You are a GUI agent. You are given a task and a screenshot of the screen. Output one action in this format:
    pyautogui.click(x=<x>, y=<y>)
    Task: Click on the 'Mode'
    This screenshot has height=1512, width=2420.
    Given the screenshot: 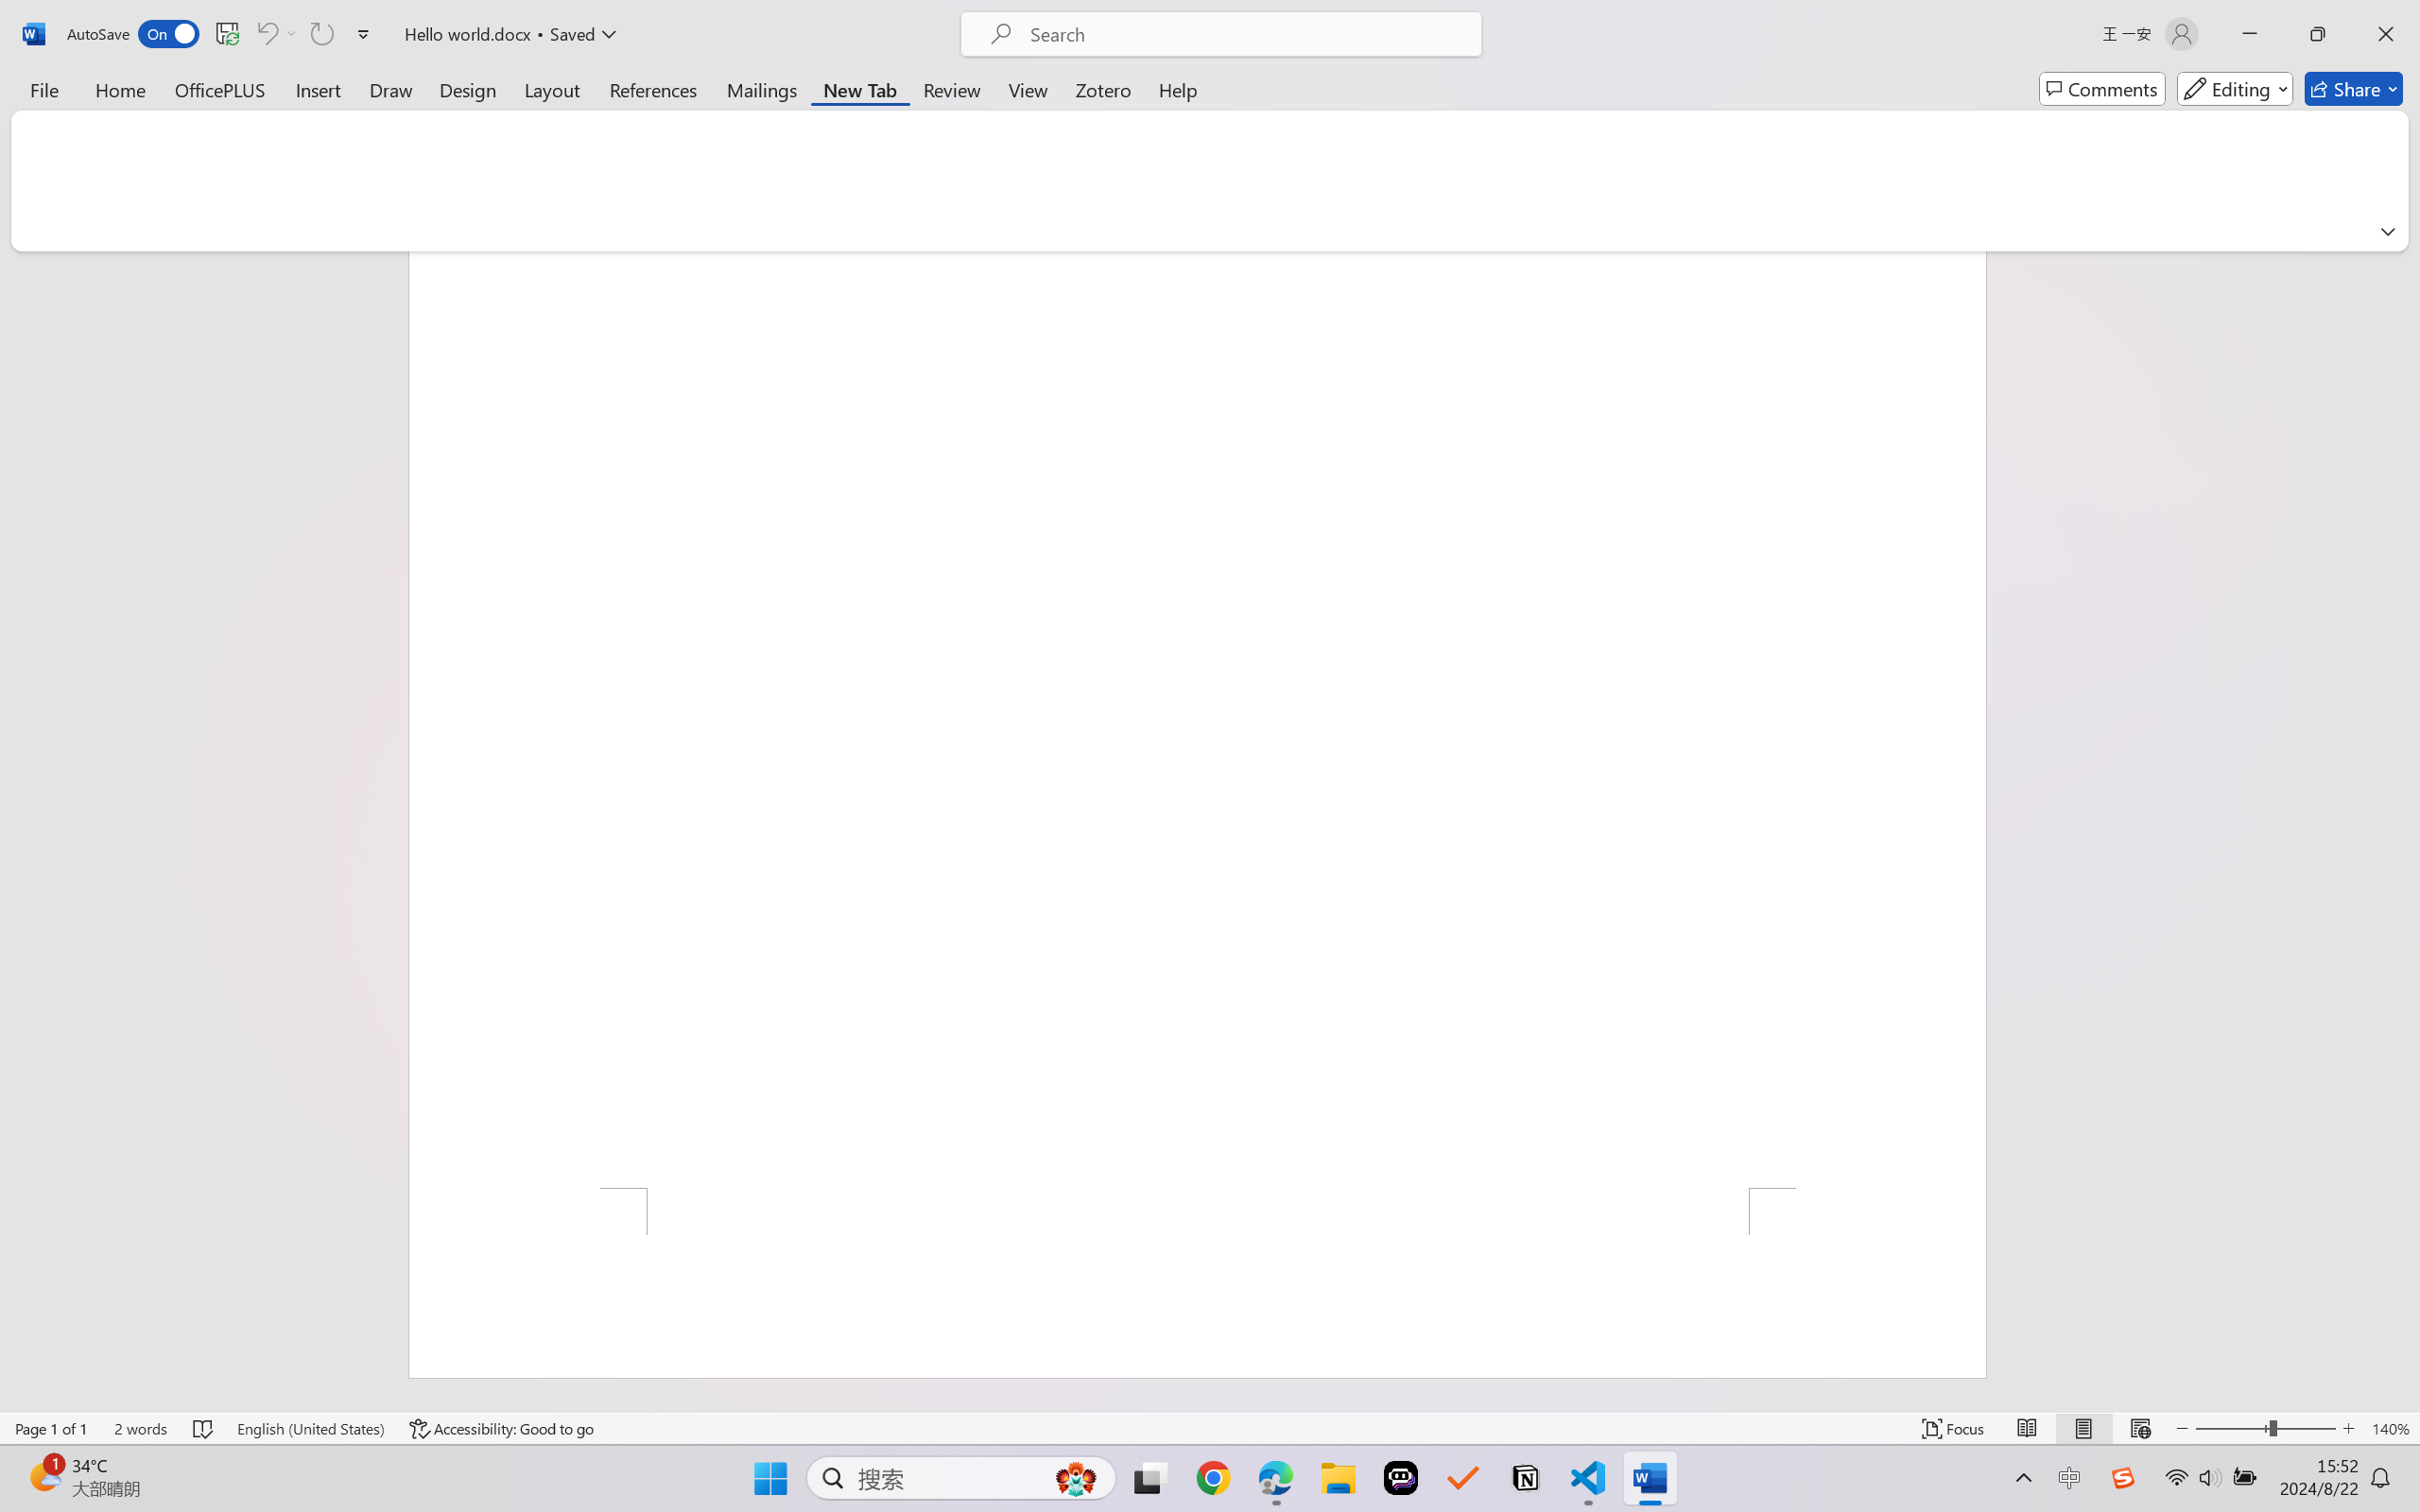 What is the action you would take?
    pyautogui.click(x=2235, y=88)
    